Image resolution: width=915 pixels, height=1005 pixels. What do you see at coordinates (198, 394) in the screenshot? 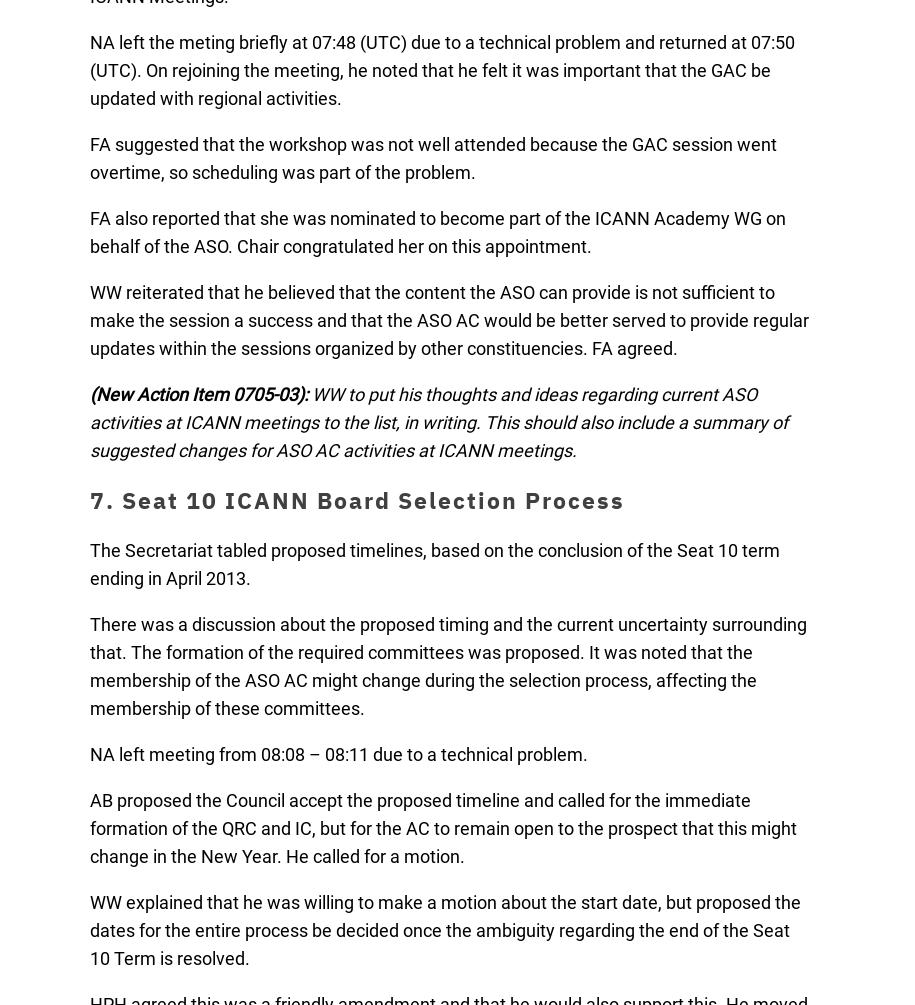
I see `'(New Action Item 0705-03):'` at bounding box center [198, 394].